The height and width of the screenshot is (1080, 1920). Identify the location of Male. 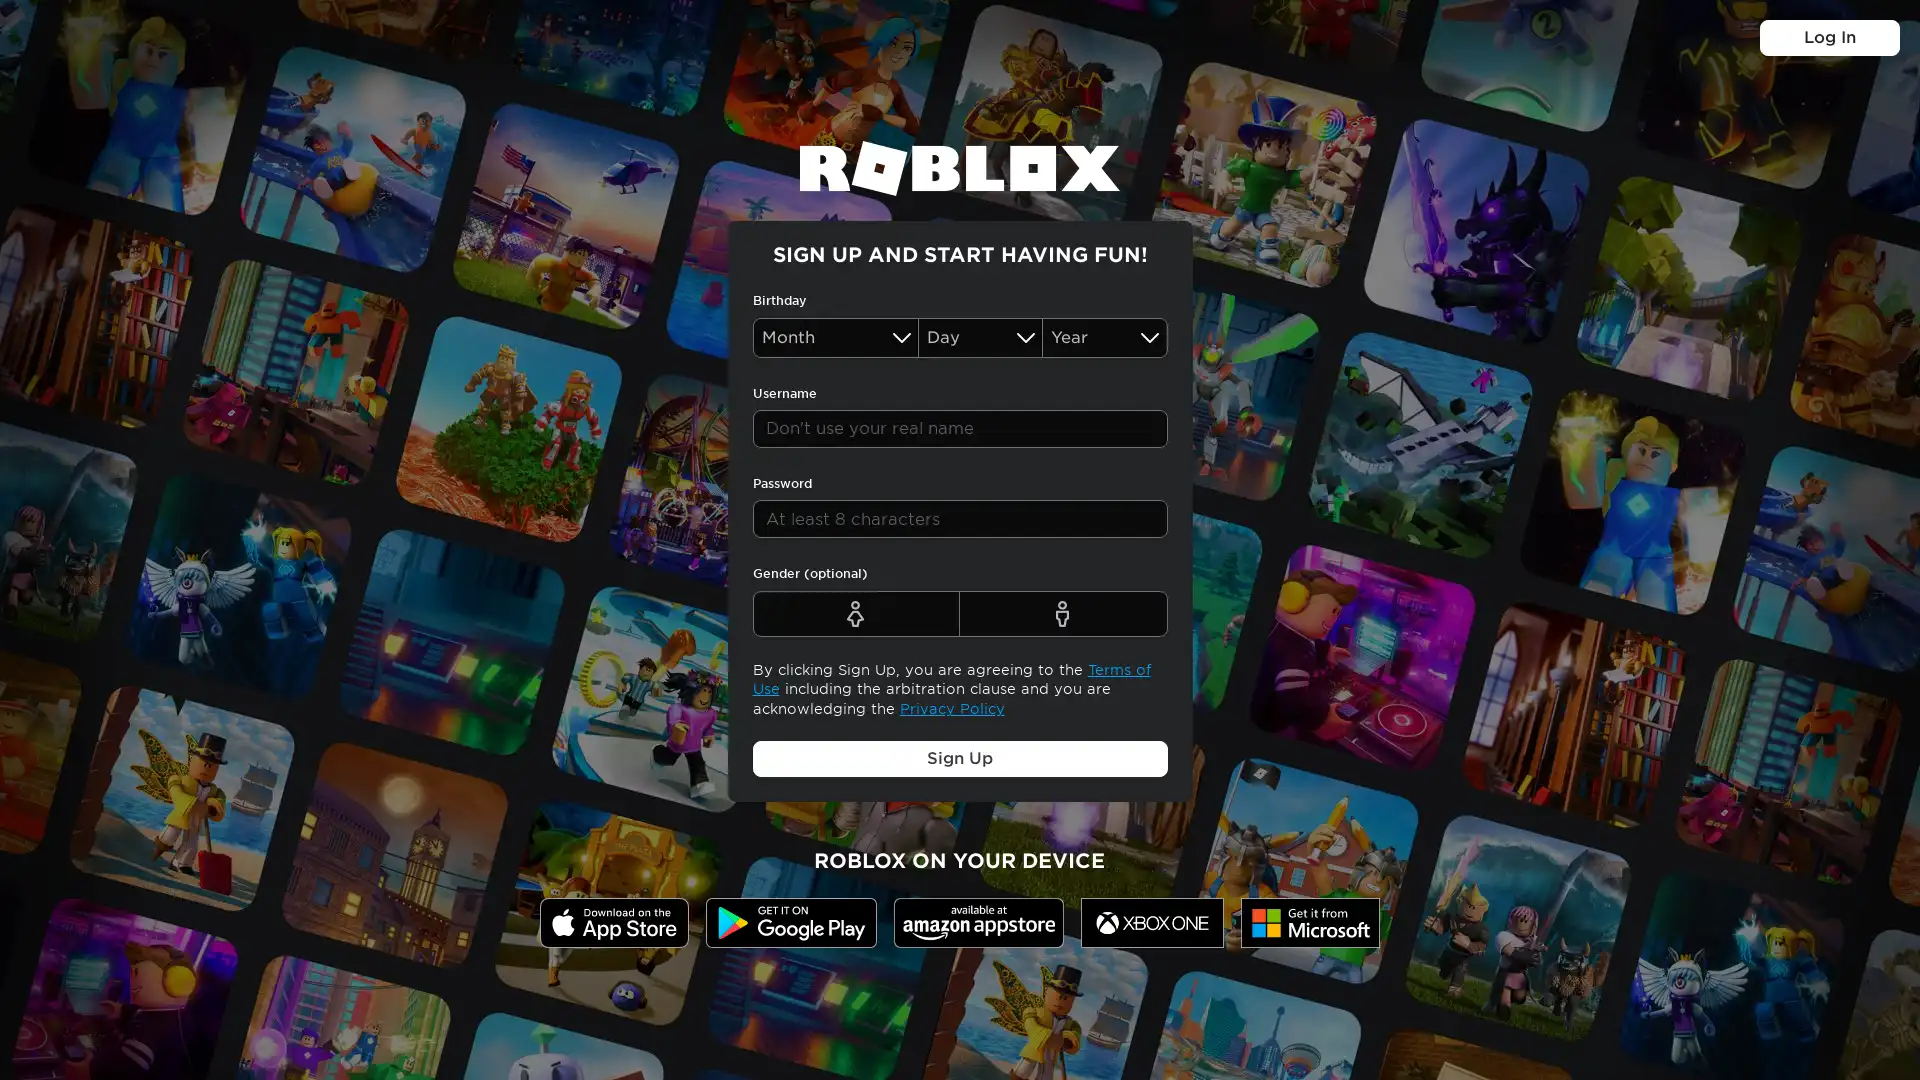
(1061, 612).